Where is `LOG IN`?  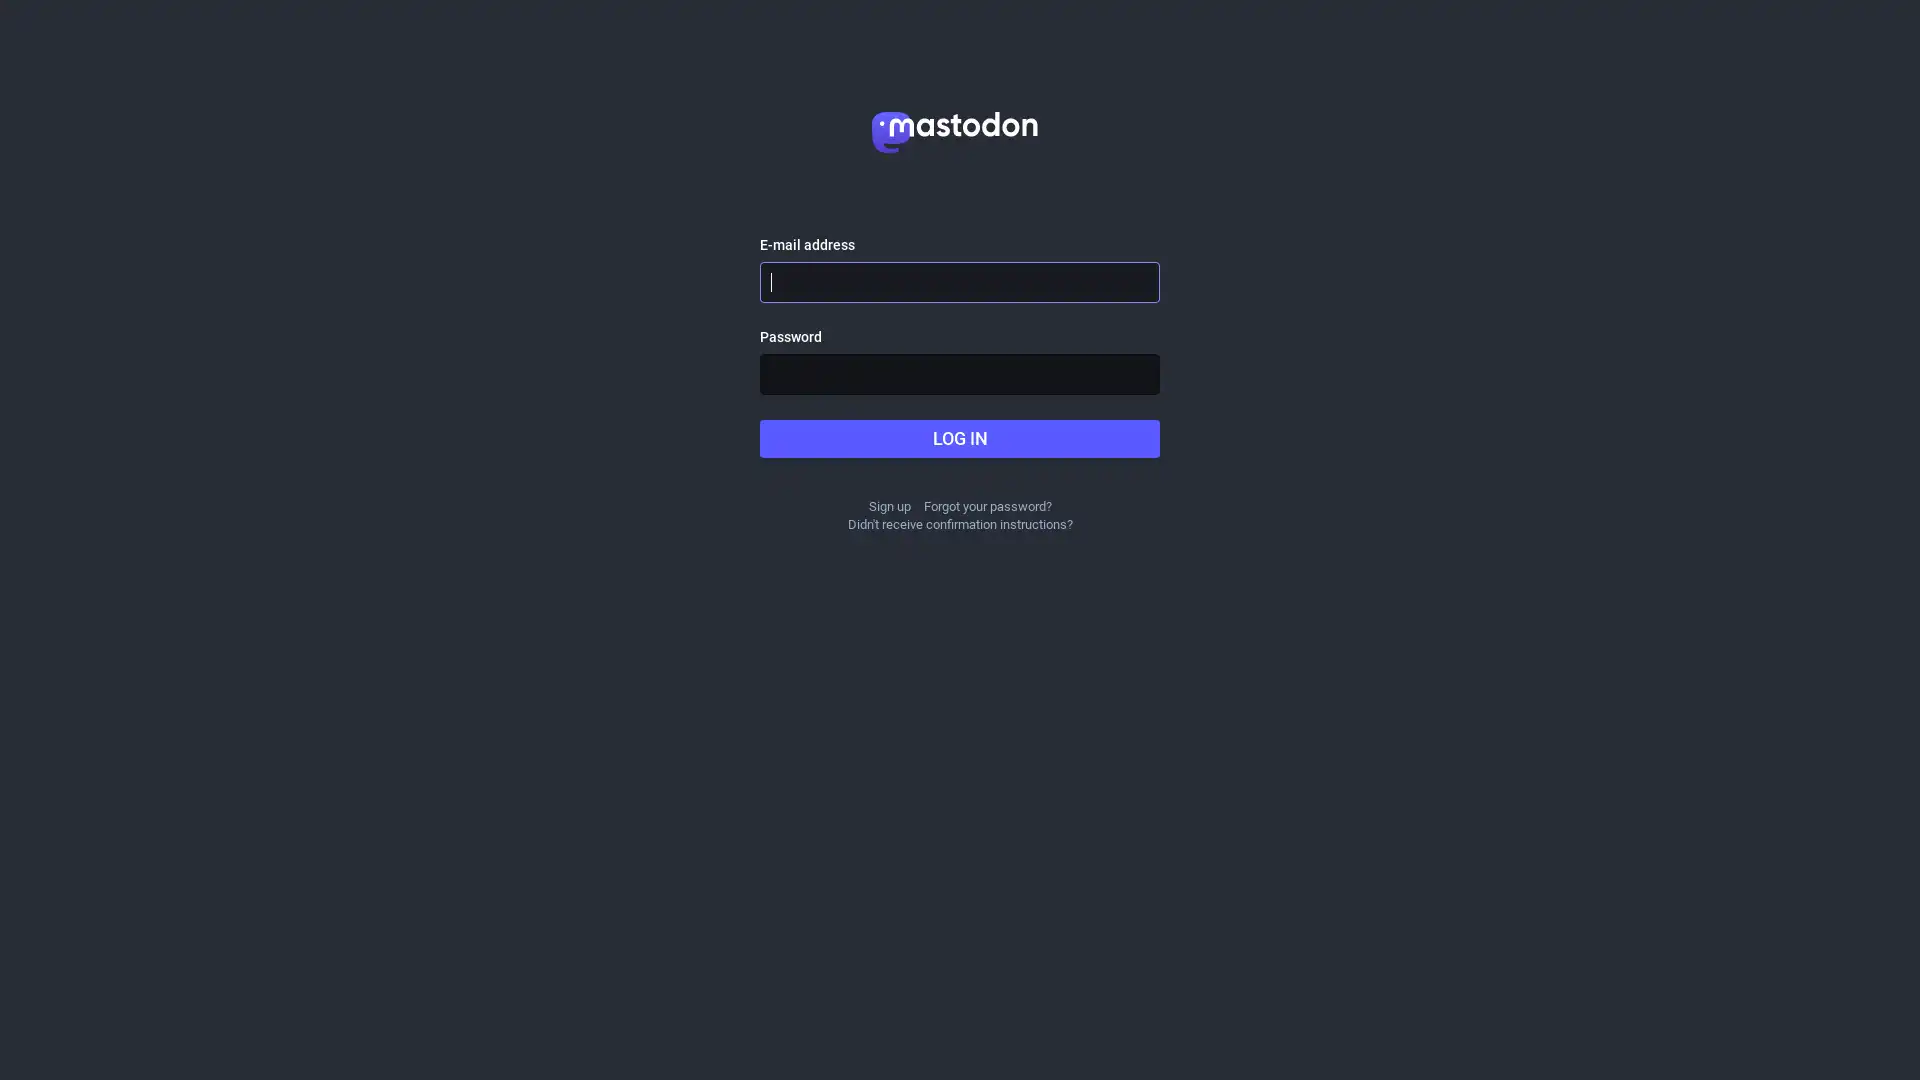 LOG IN is located at coordinates (960, 438).